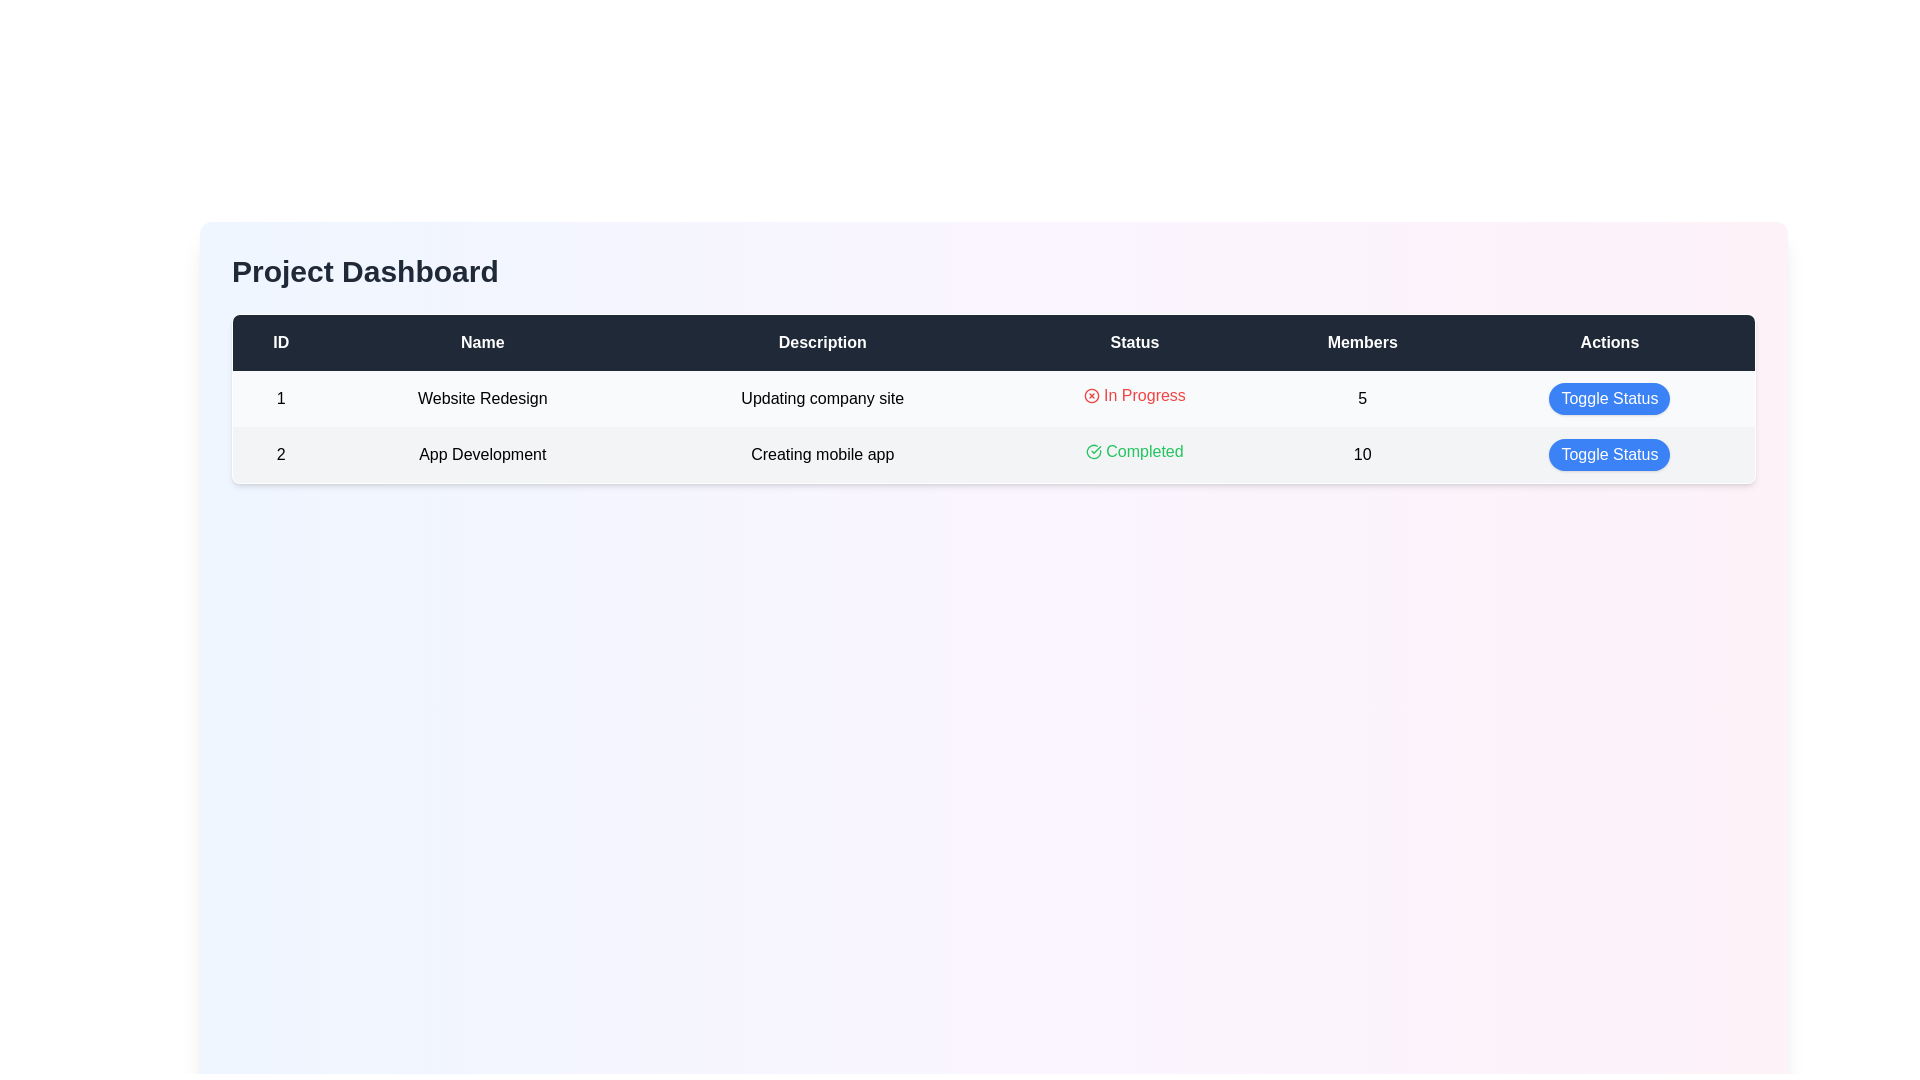 The image size is (1920, 1080). I want to click on the toggle button located in the last column of the second row of the project table, which is to the right of the 'Members' column with a value of '10', so click(1609, 455).